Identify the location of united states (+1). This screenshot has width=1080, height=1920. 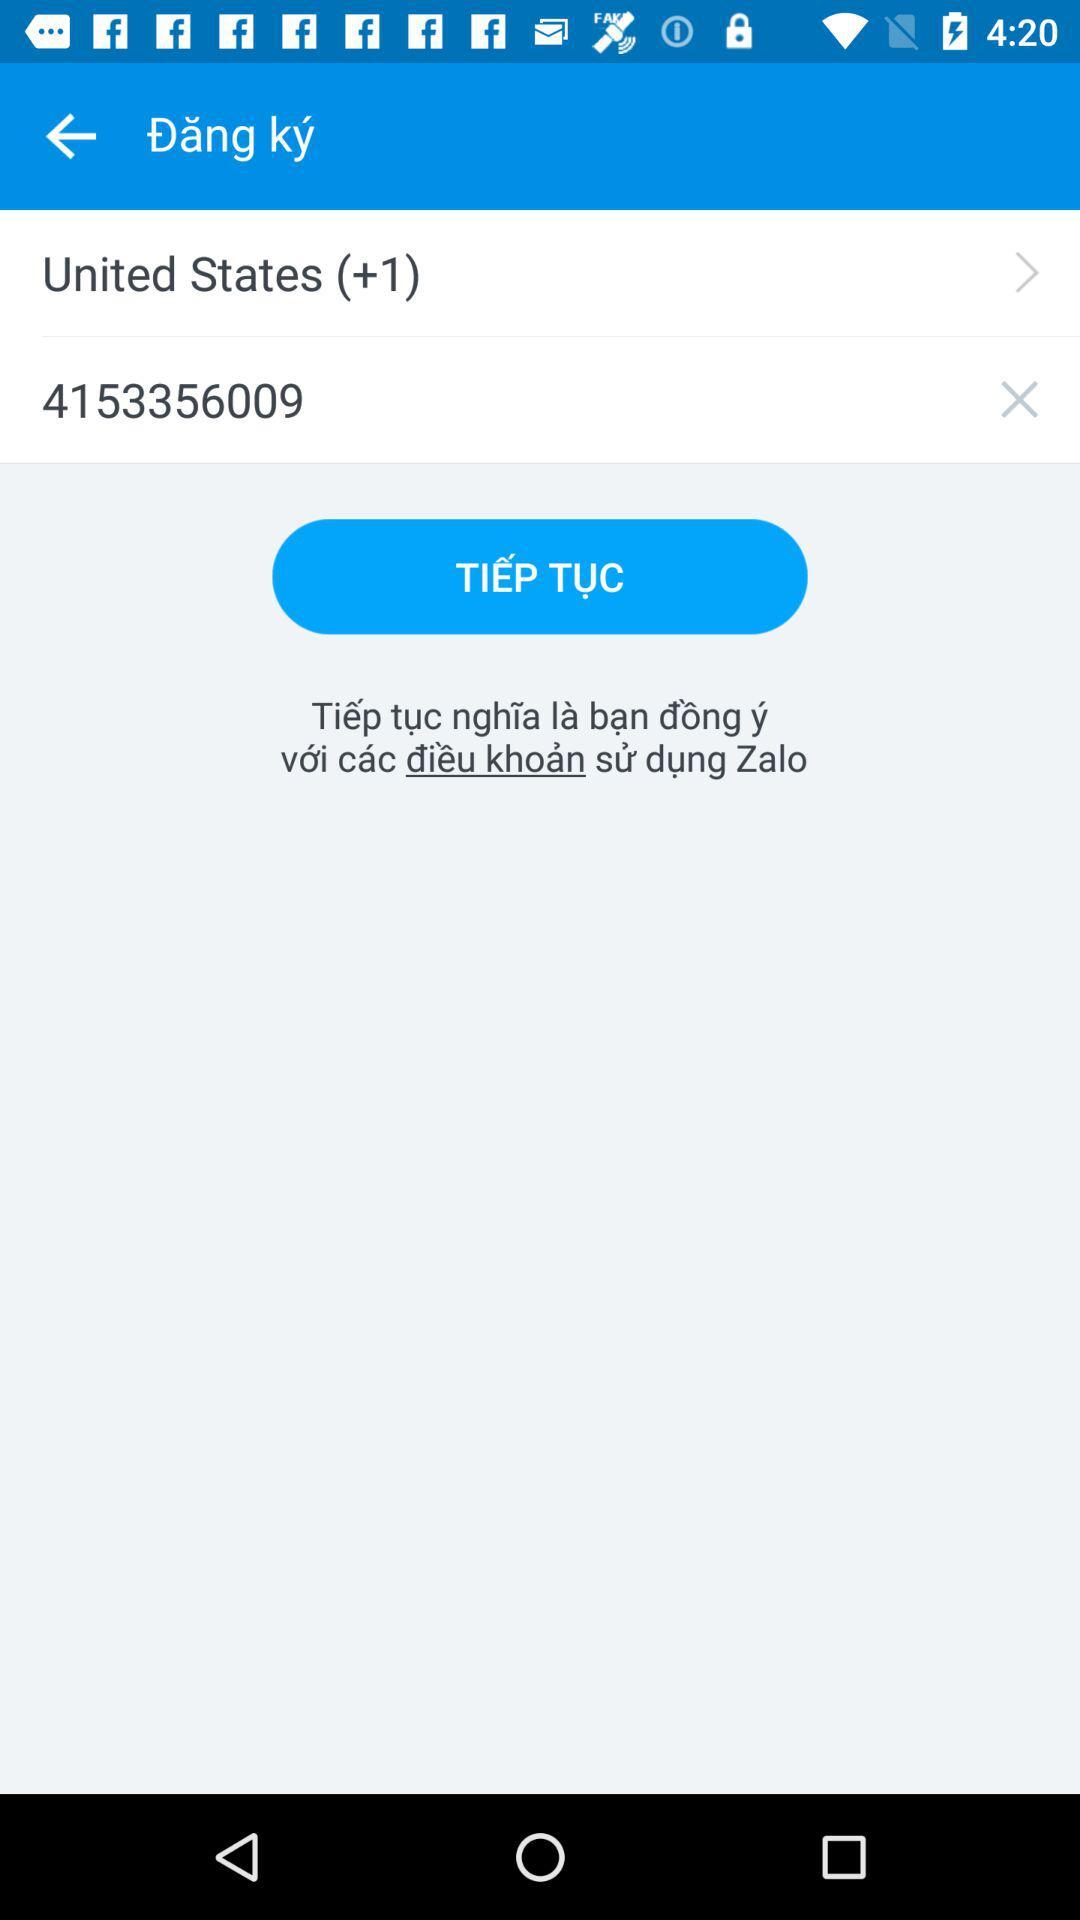
(553, 272).